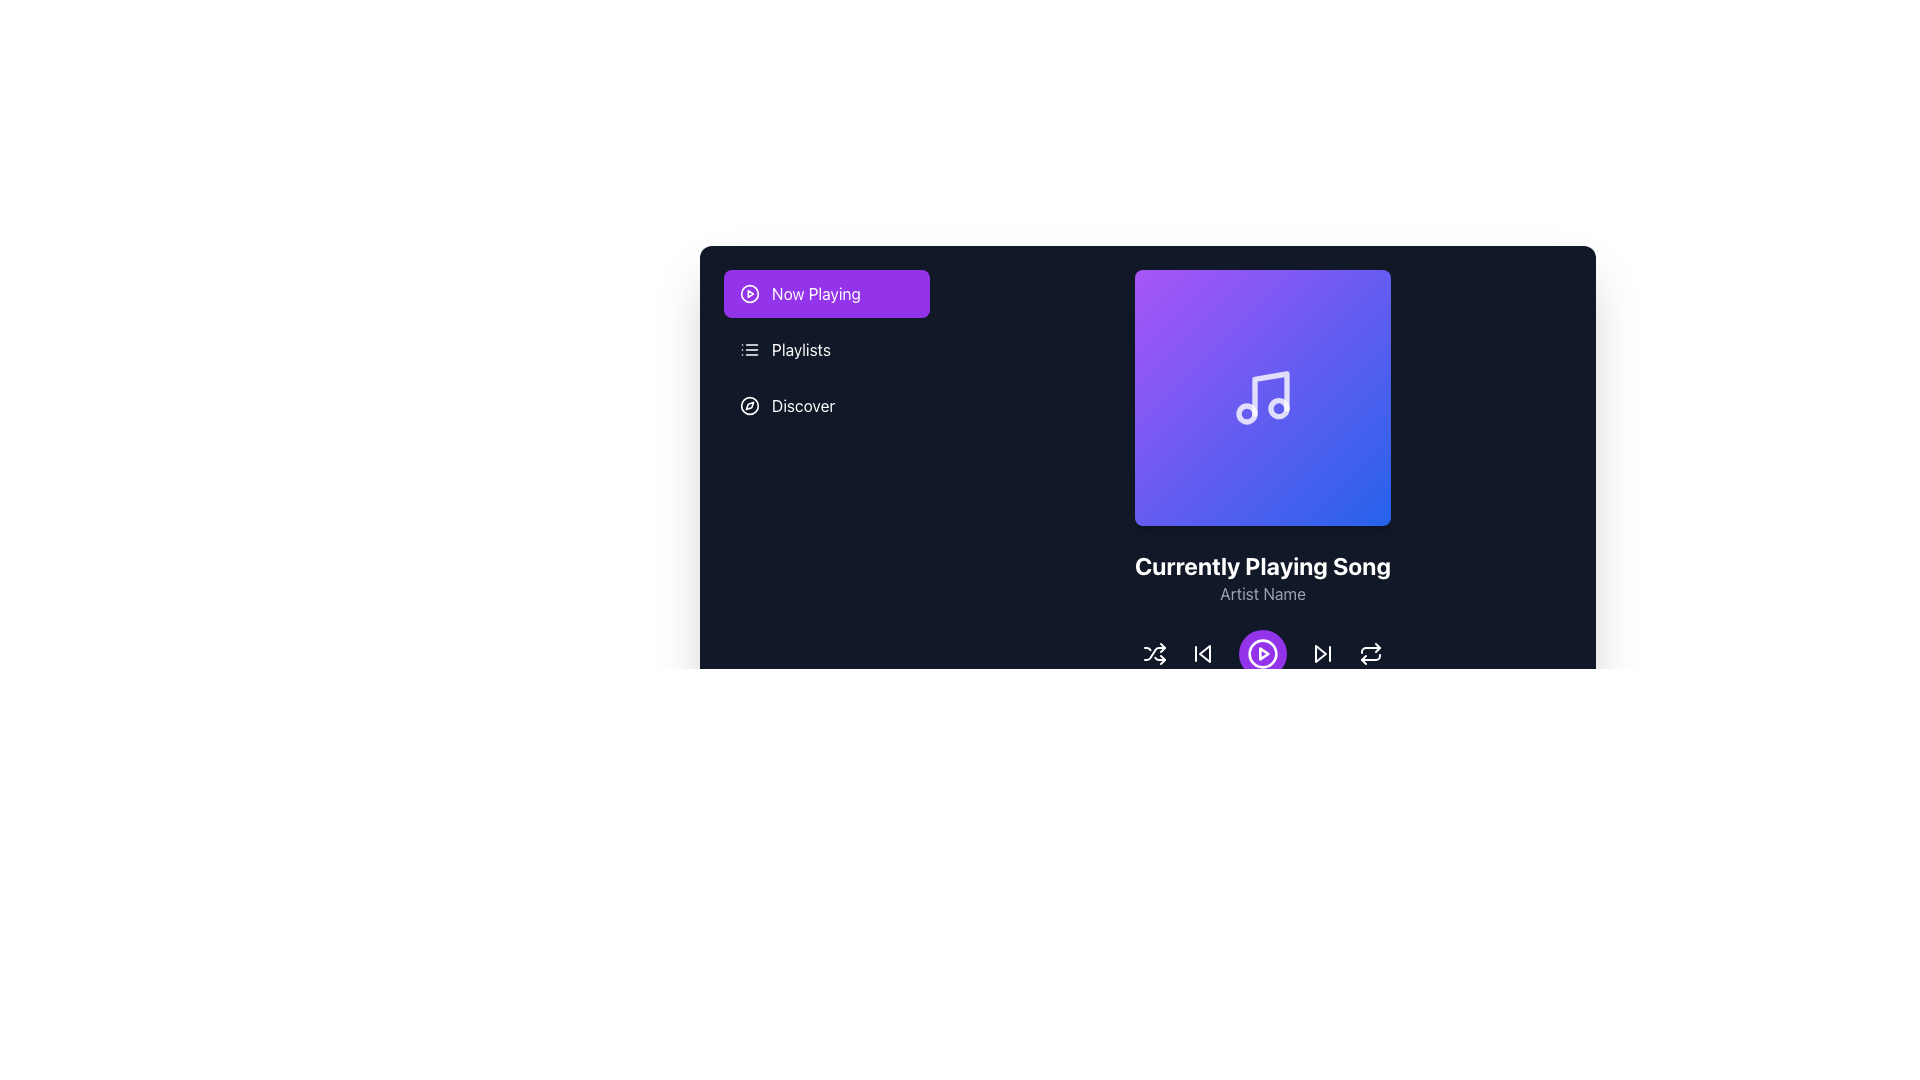 Image resolution: width=1920 pixels, height=1080 pixels. What do you see at coordinates (1261, 578) in the screenshot?
I see `the text display element that shows 'Currently Playing Song' and 'Artist Name', positioned centrally below the musical note icon` at bounding box center [1261, 578].